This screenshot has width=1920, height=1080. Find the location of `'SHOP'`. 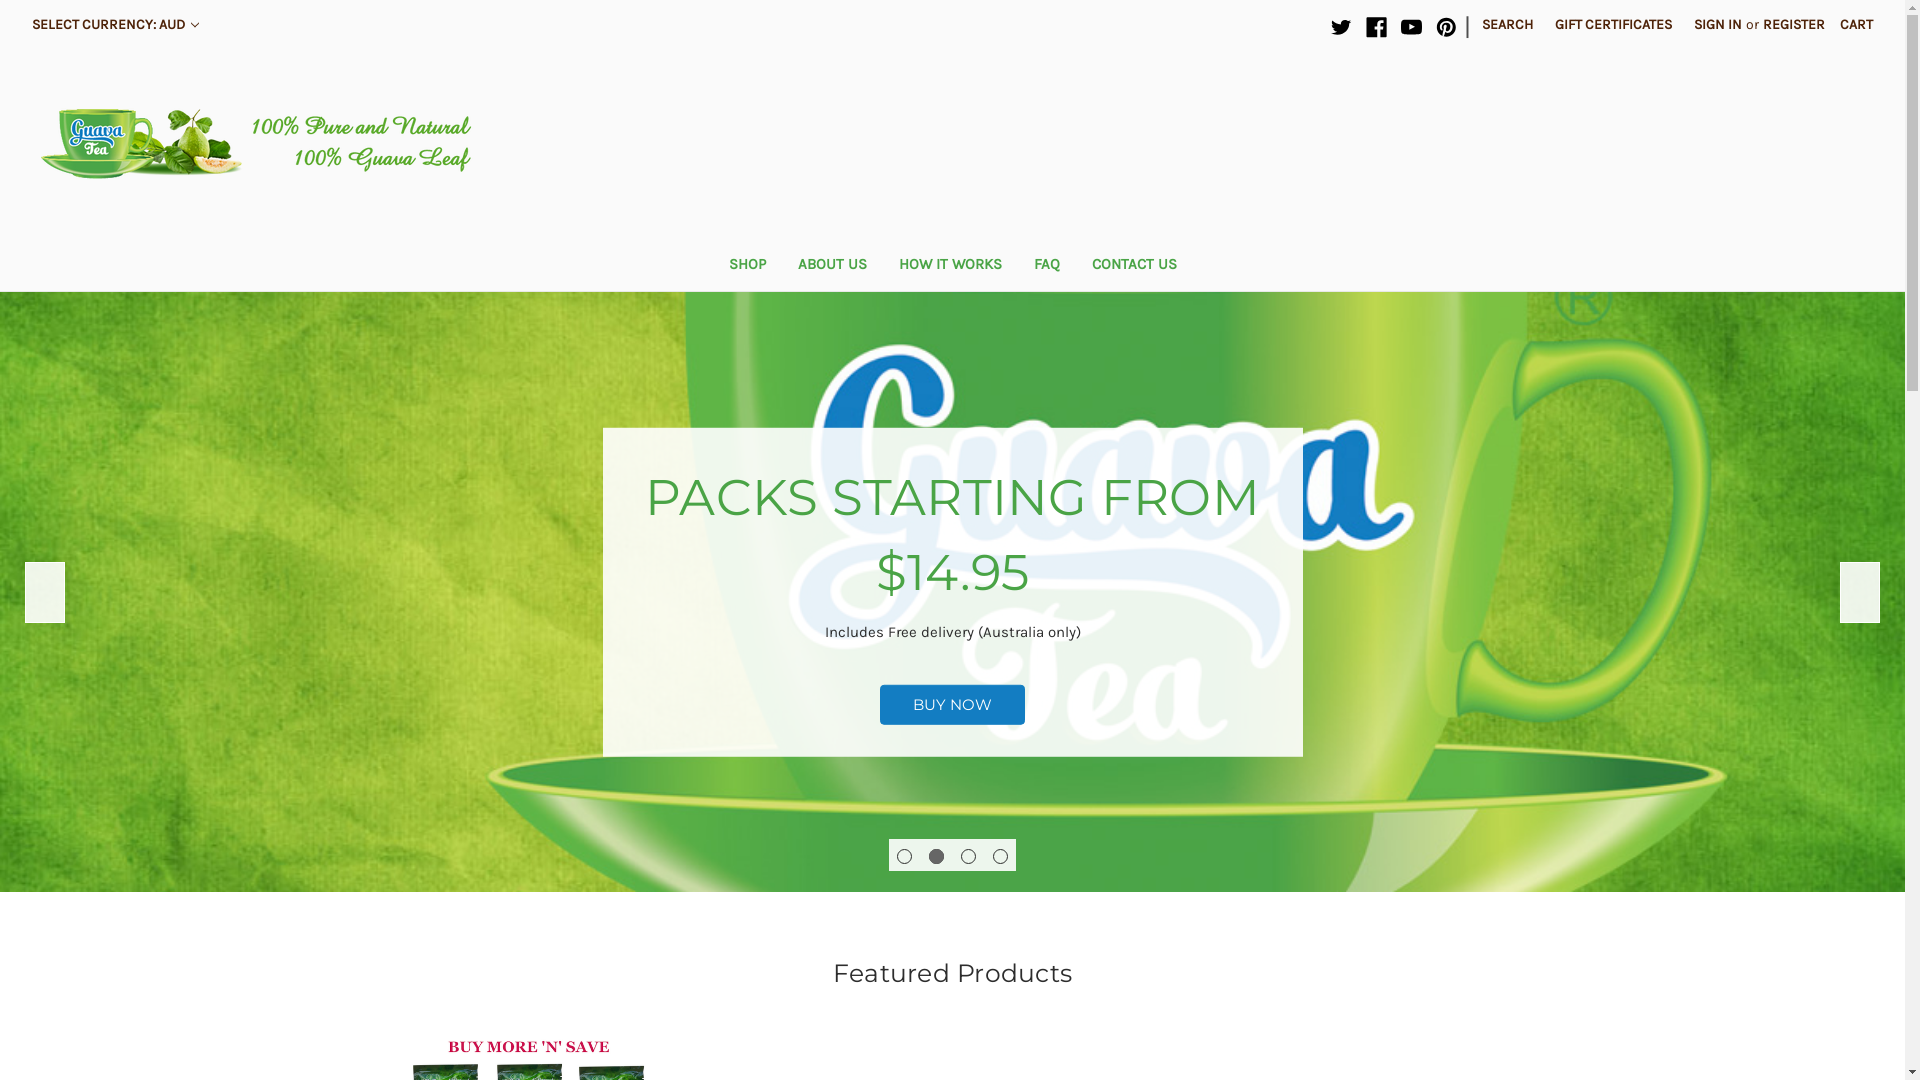

'SHOP' is located at coordinates (745, 265).